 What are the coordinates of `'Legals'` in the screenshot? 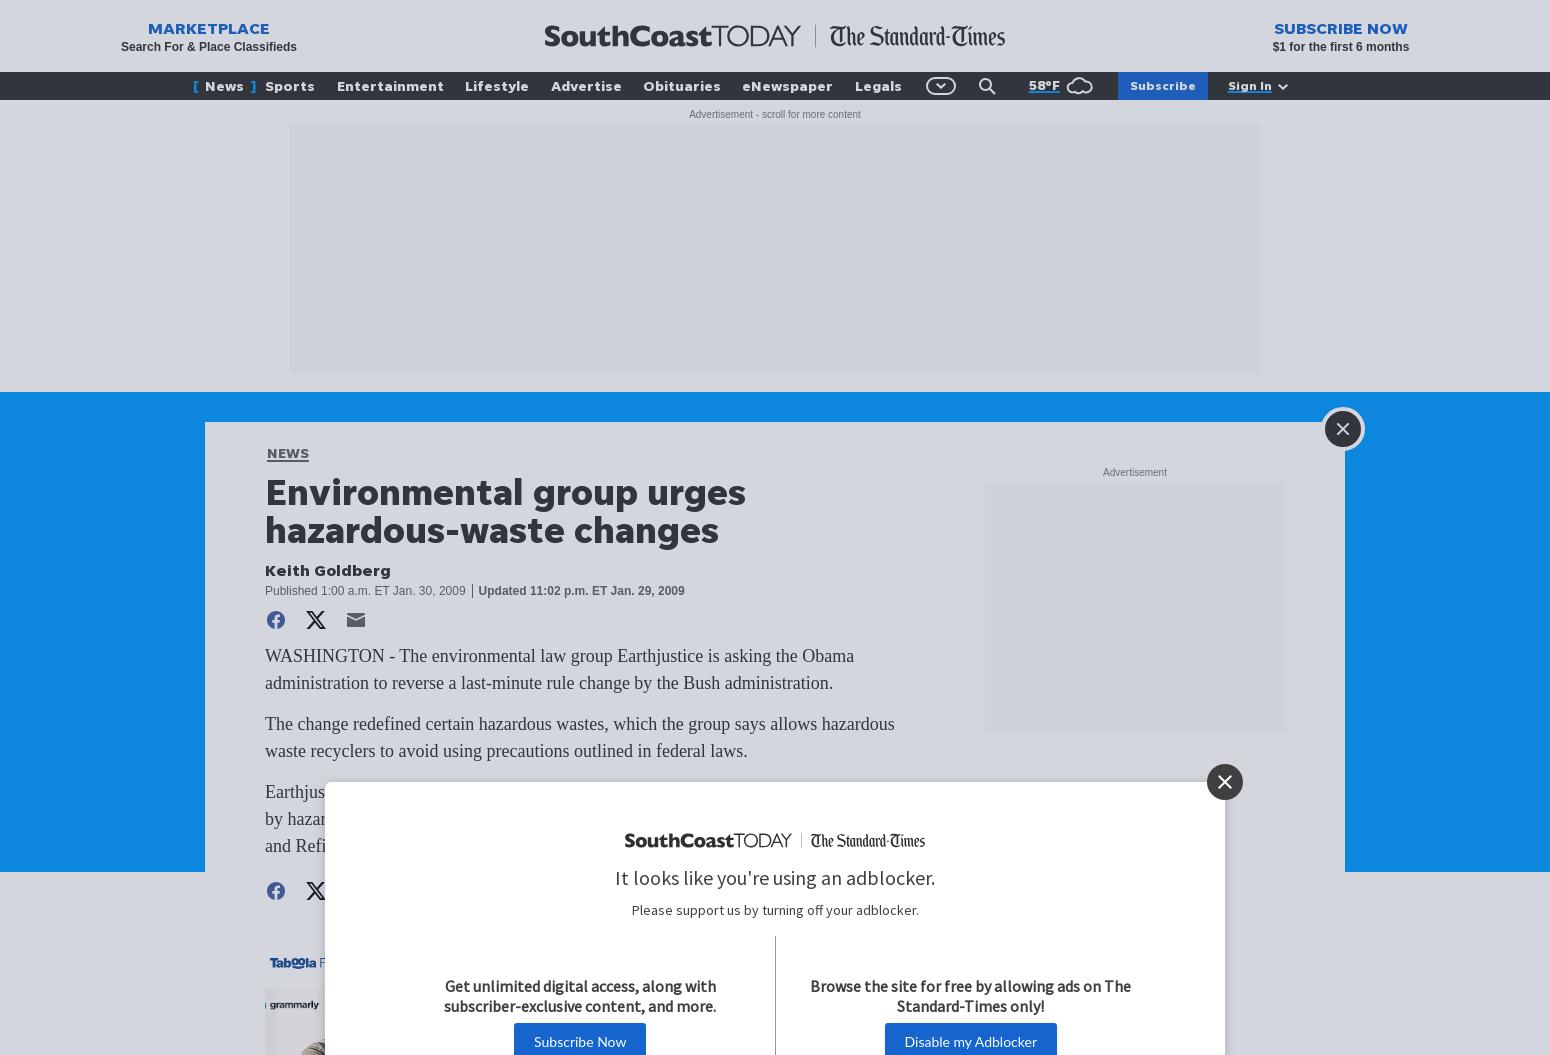 It's located at (854, 84).